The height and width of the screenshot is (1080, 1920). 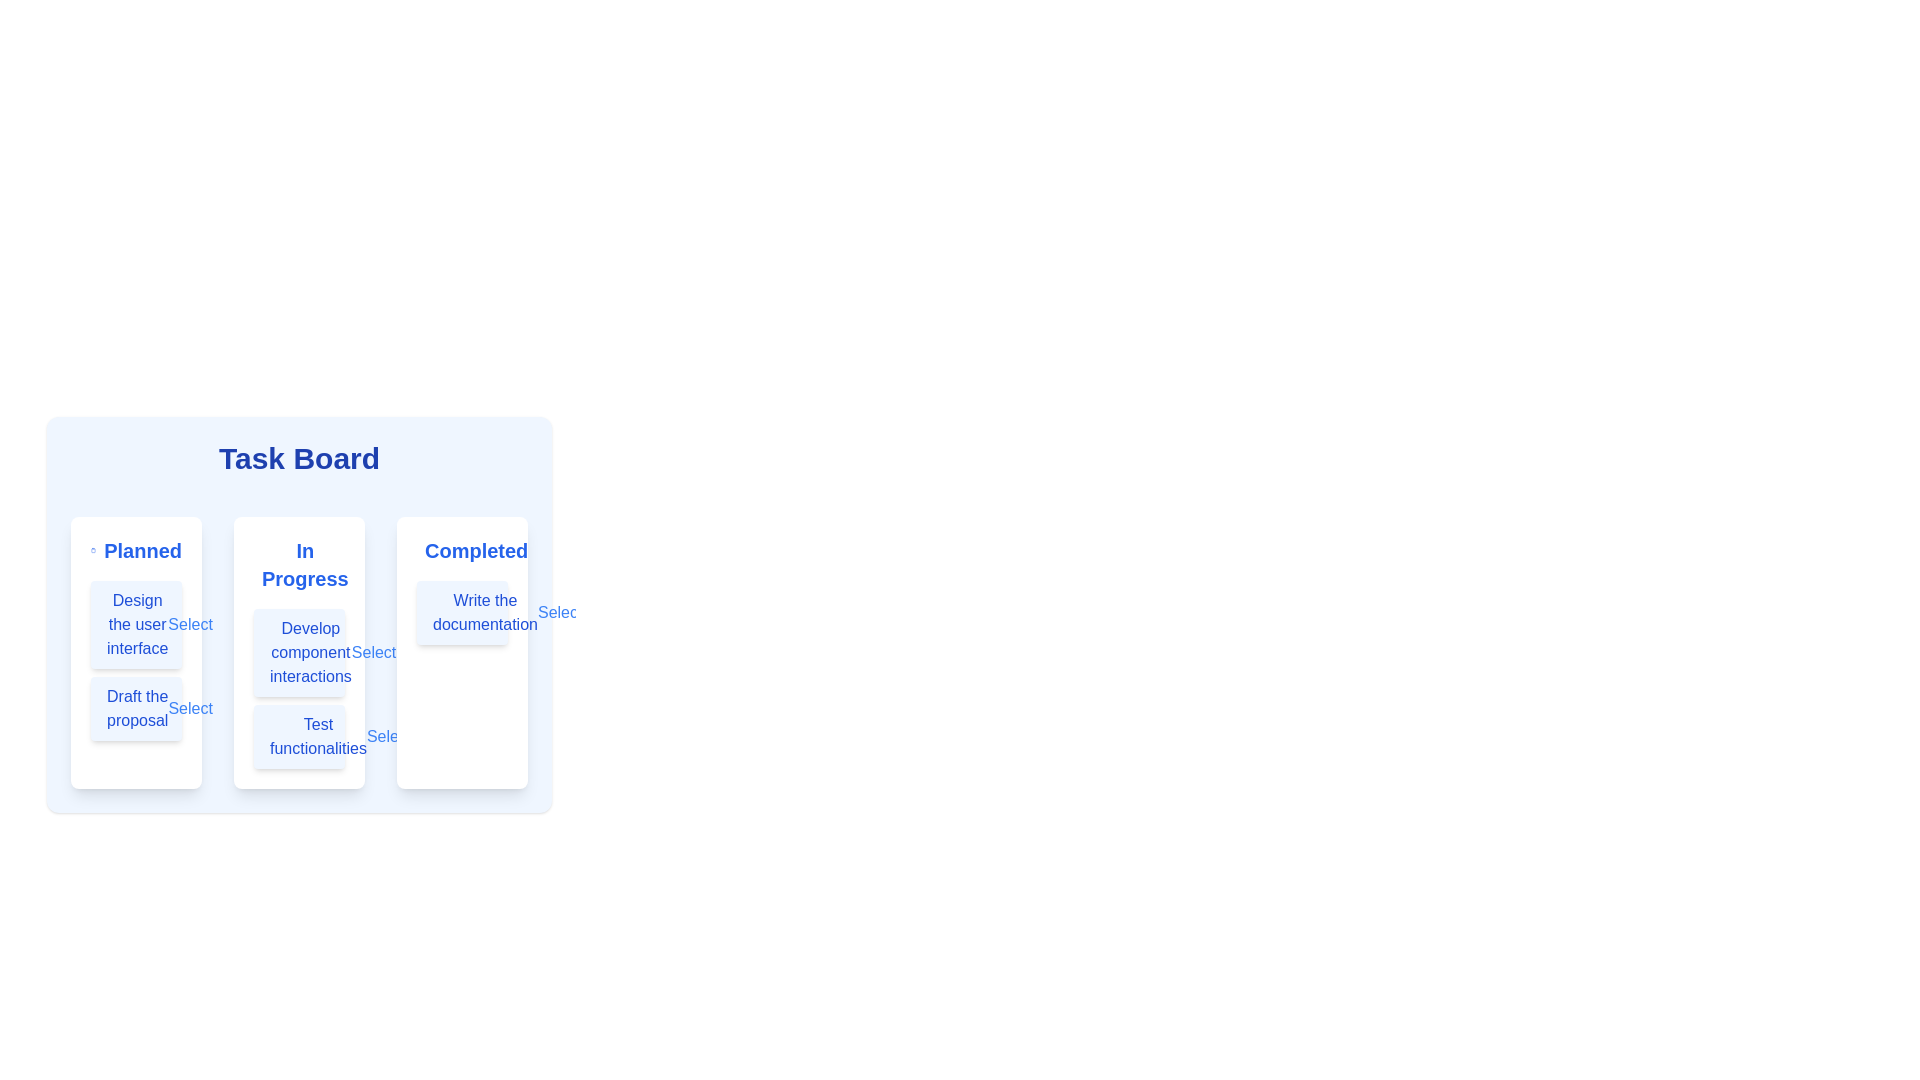 I want to click on the interactive text link or button labeled 'Draft the proposal' located in the bottom-right side of the 'Planned' column on the Task Board, so click(x=190, y=708).